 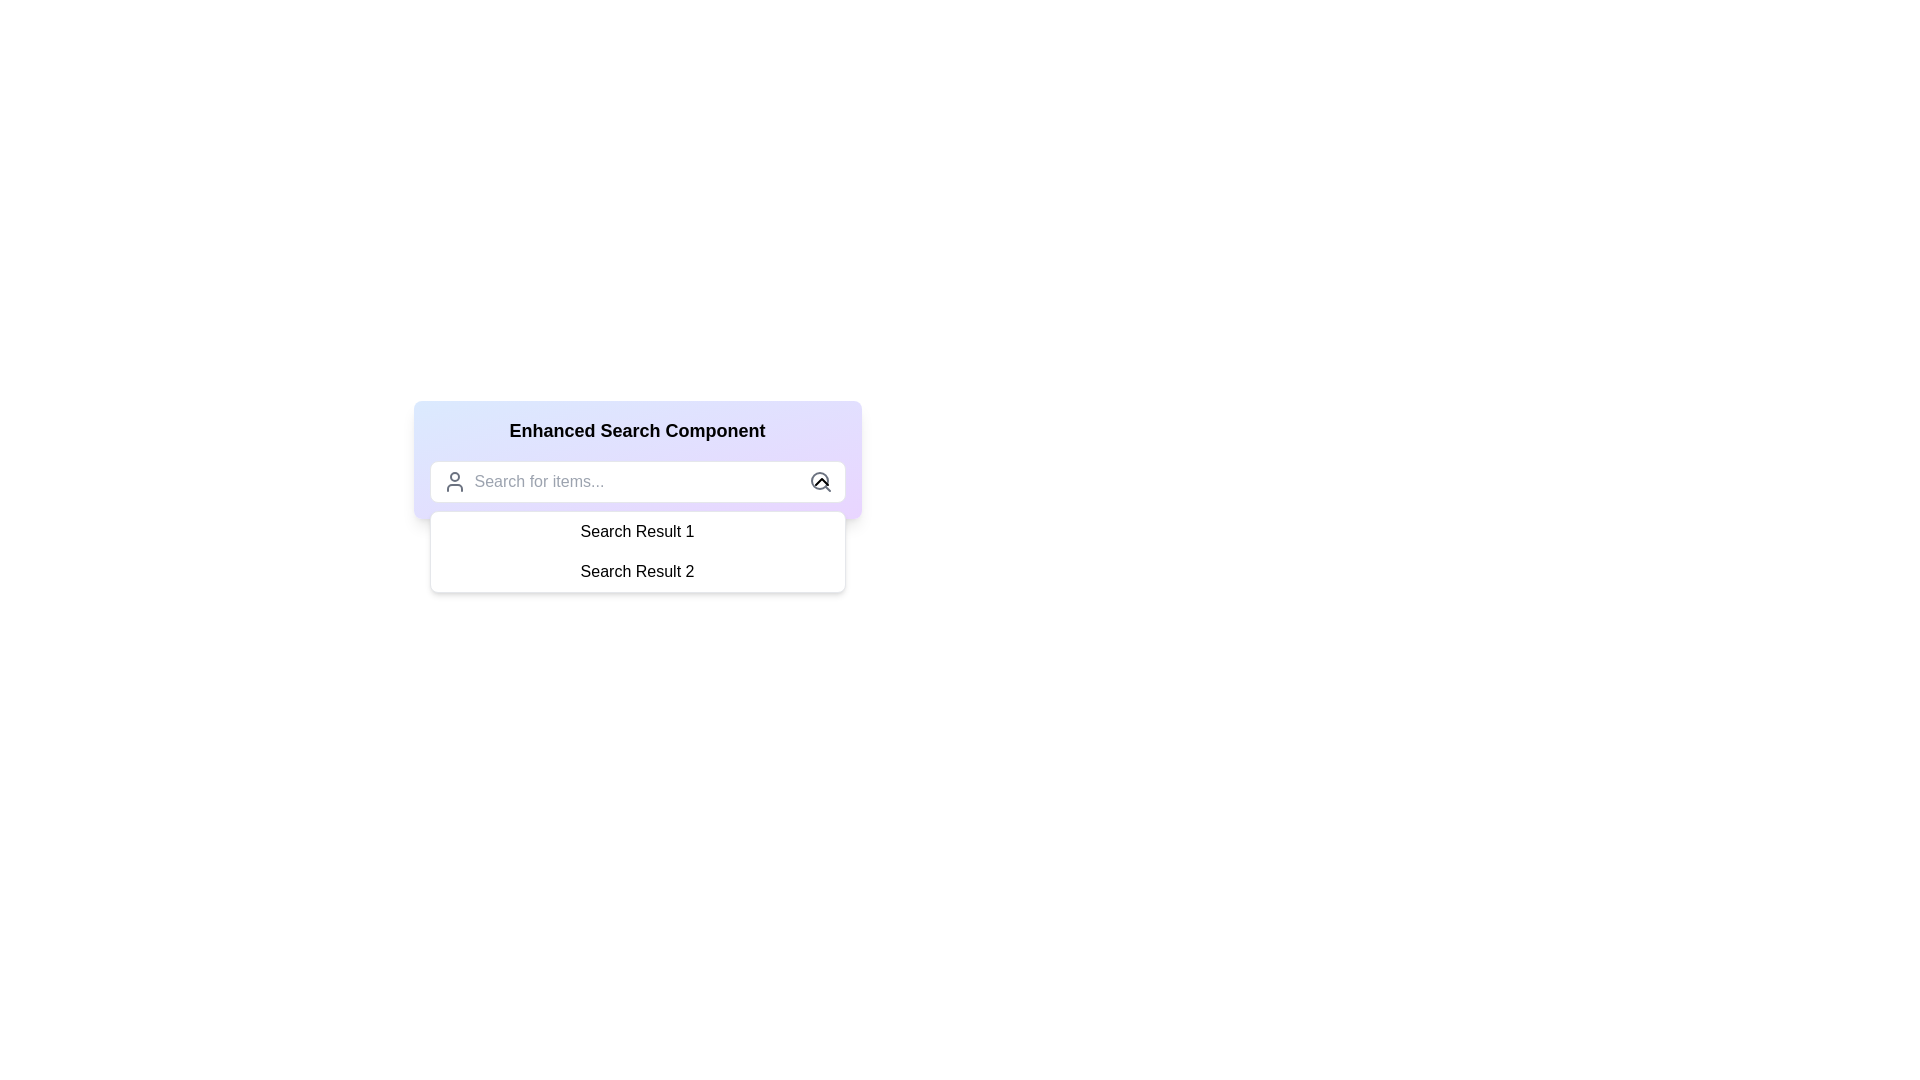 What do you see at coordinates (819, 481) in the screenshot?
I see `the circle element of the magnifying glass icon, which symbolizes the search functionality in the search bar` at bounding box center [819, 481].